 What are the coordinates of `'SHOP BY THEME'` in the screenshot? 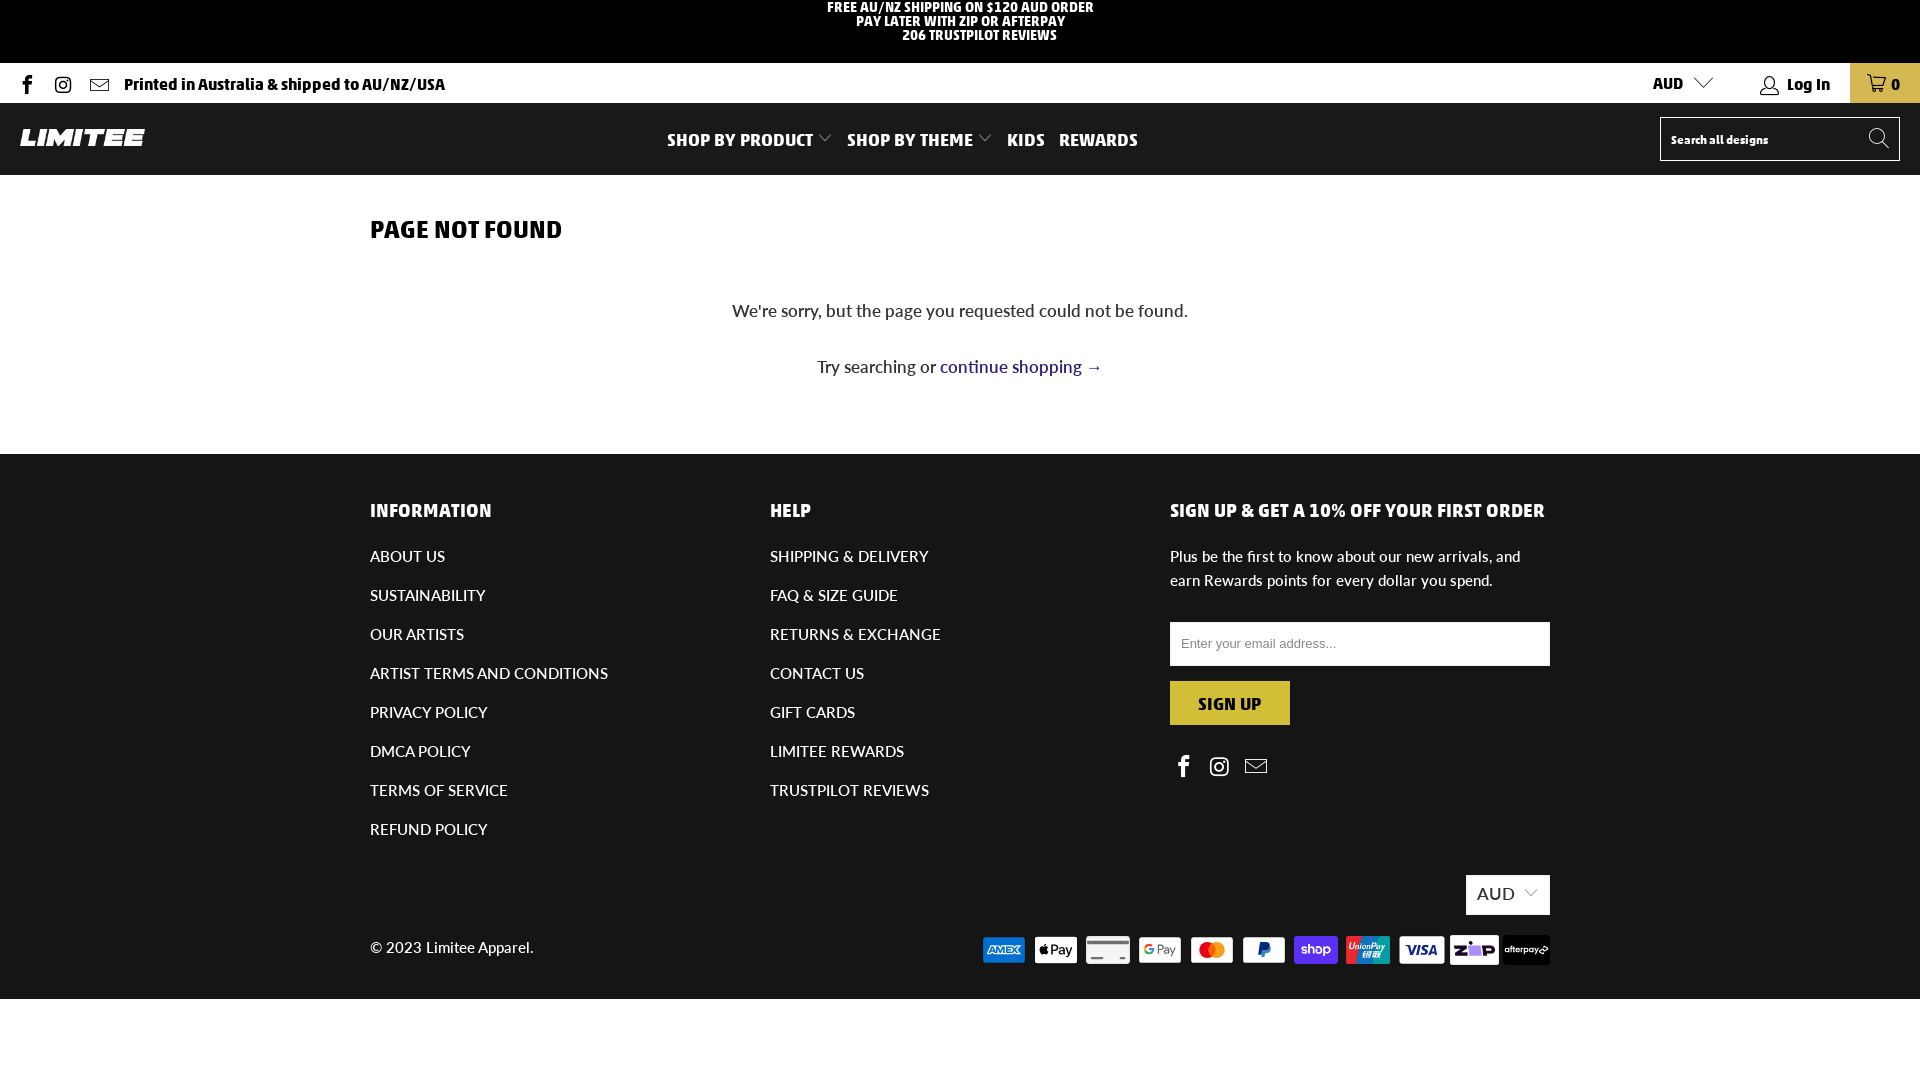 It's located at (846, 137).